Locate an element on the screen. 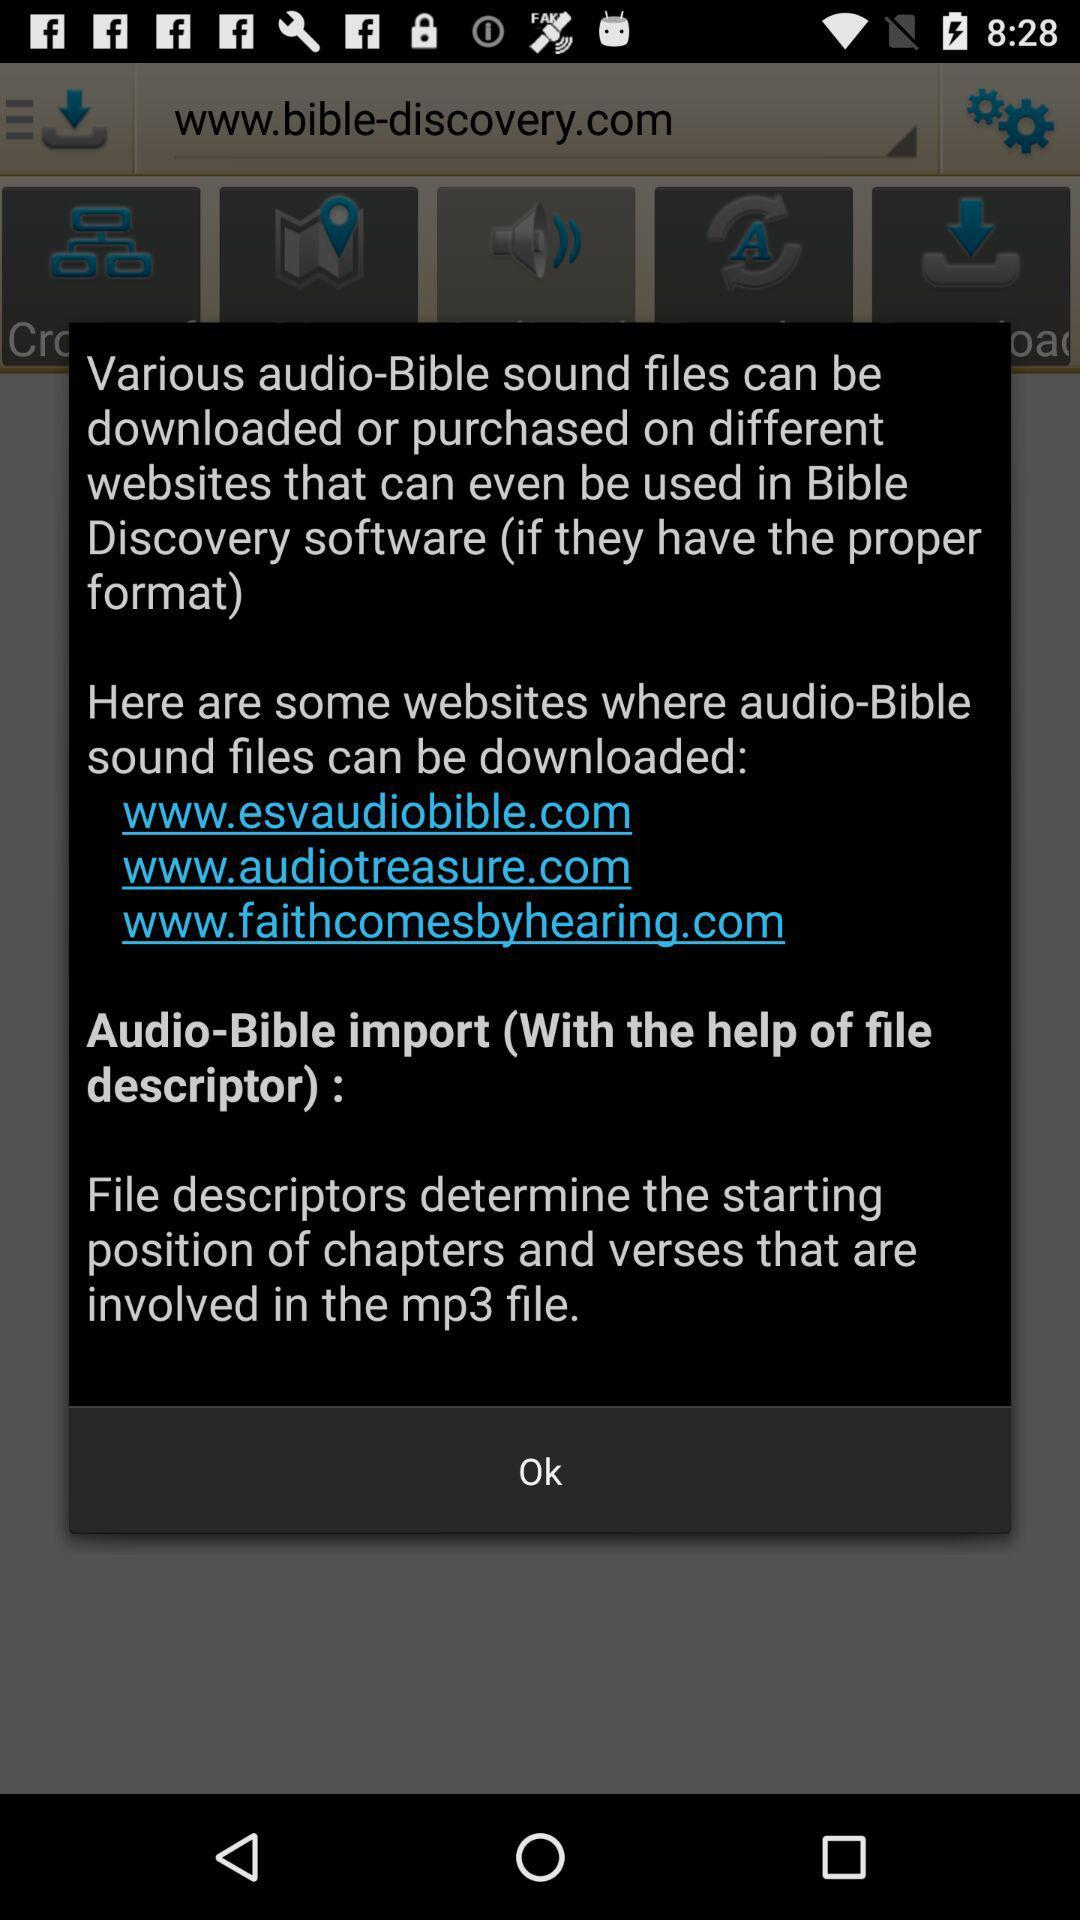 This screenshot has width=1080, height=1920. button above the ok button is located at coordinates (540, 864).